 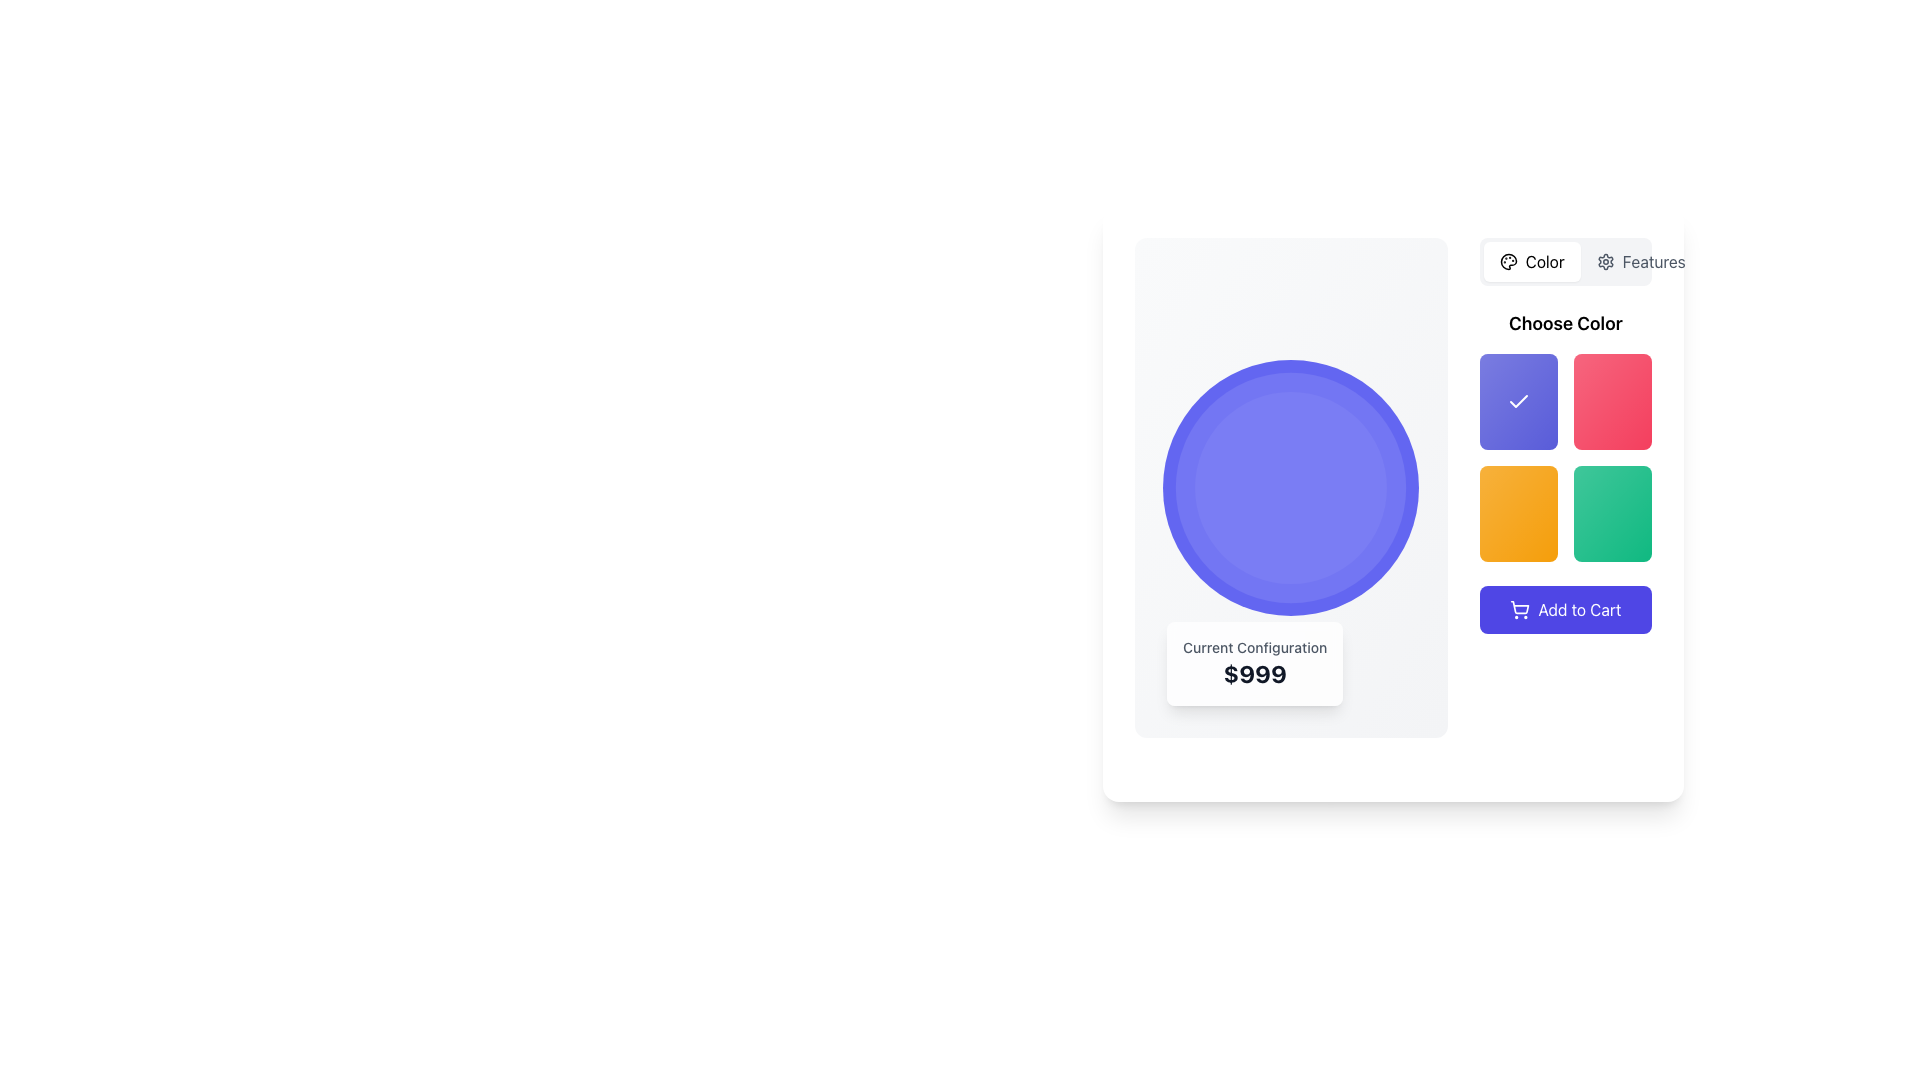 I want to click on the Interactive color selection component, so click(x=1564, y=458).